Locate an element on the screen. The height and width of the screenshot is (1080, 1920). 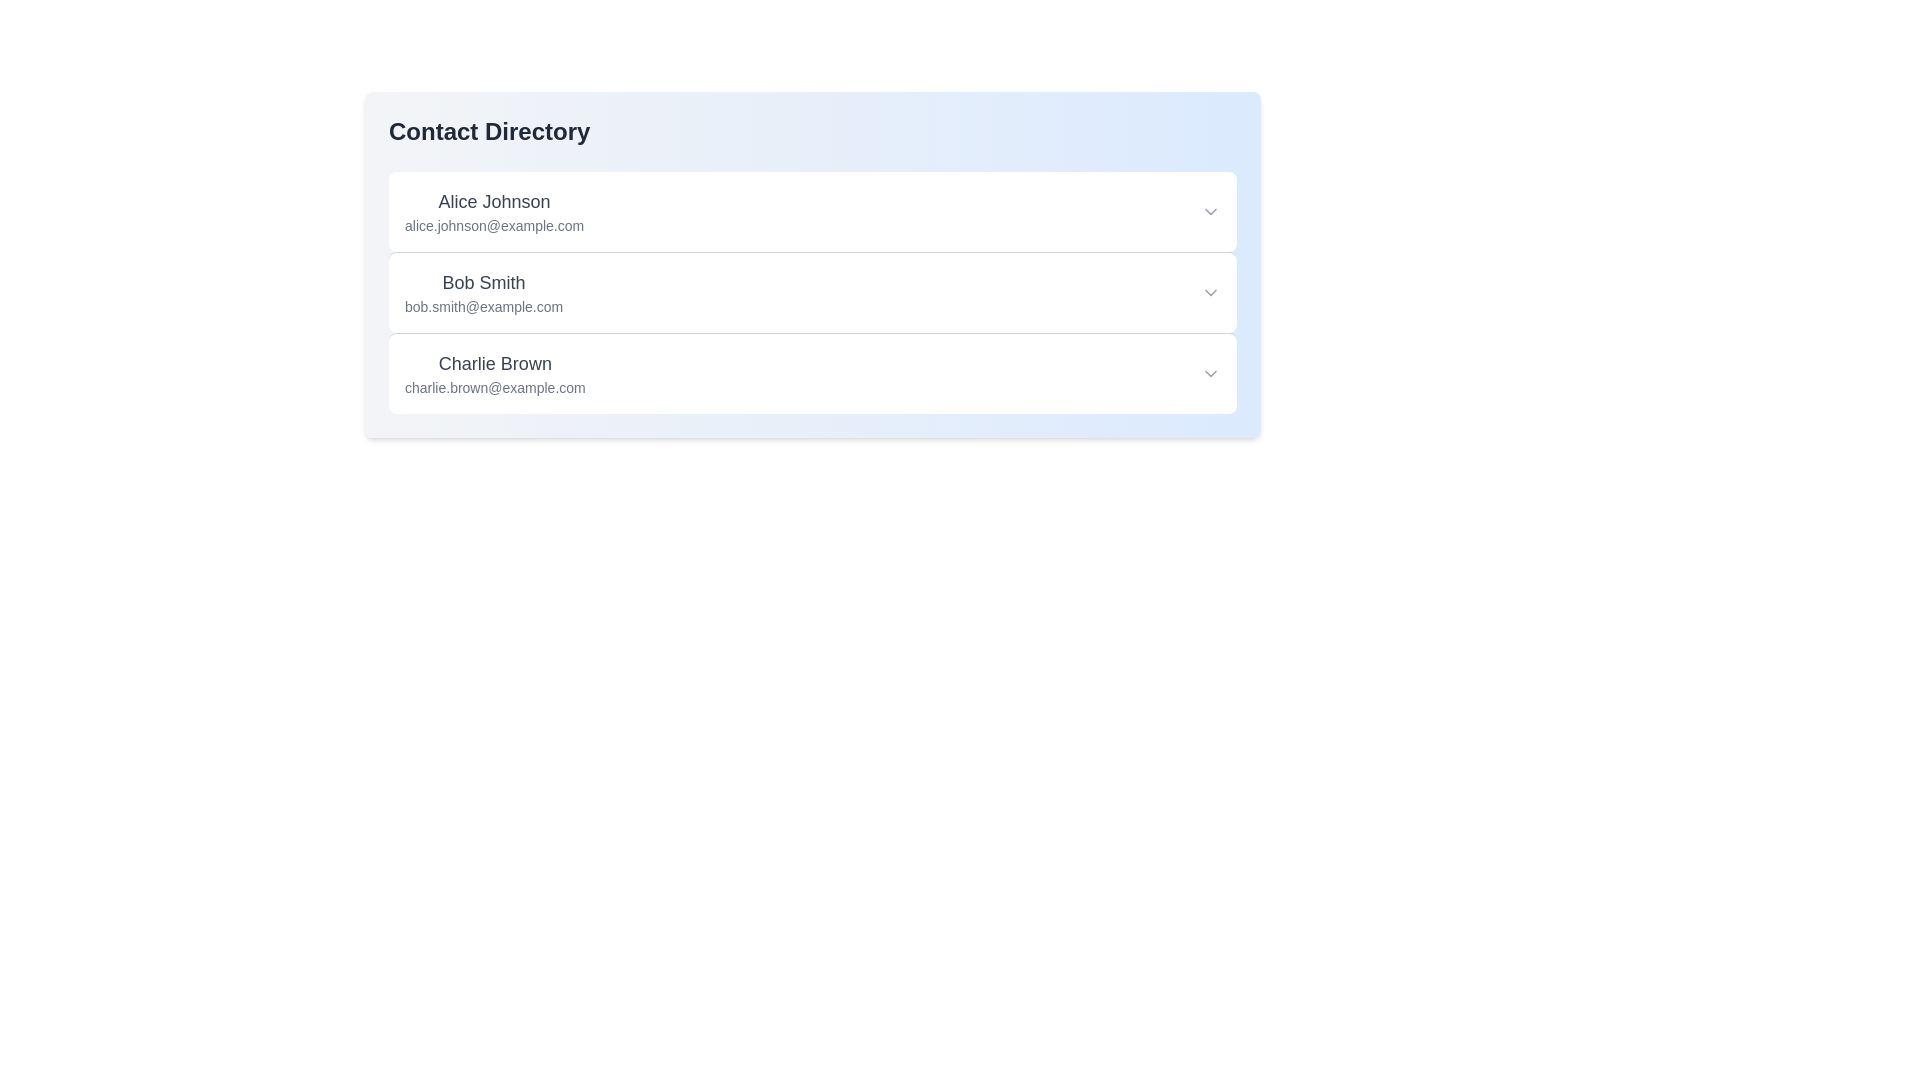
displayed contact information for the entry 'Charlie Brown' which includes the name in bold and the email in lighter gray is located at coordinates (495, 374).